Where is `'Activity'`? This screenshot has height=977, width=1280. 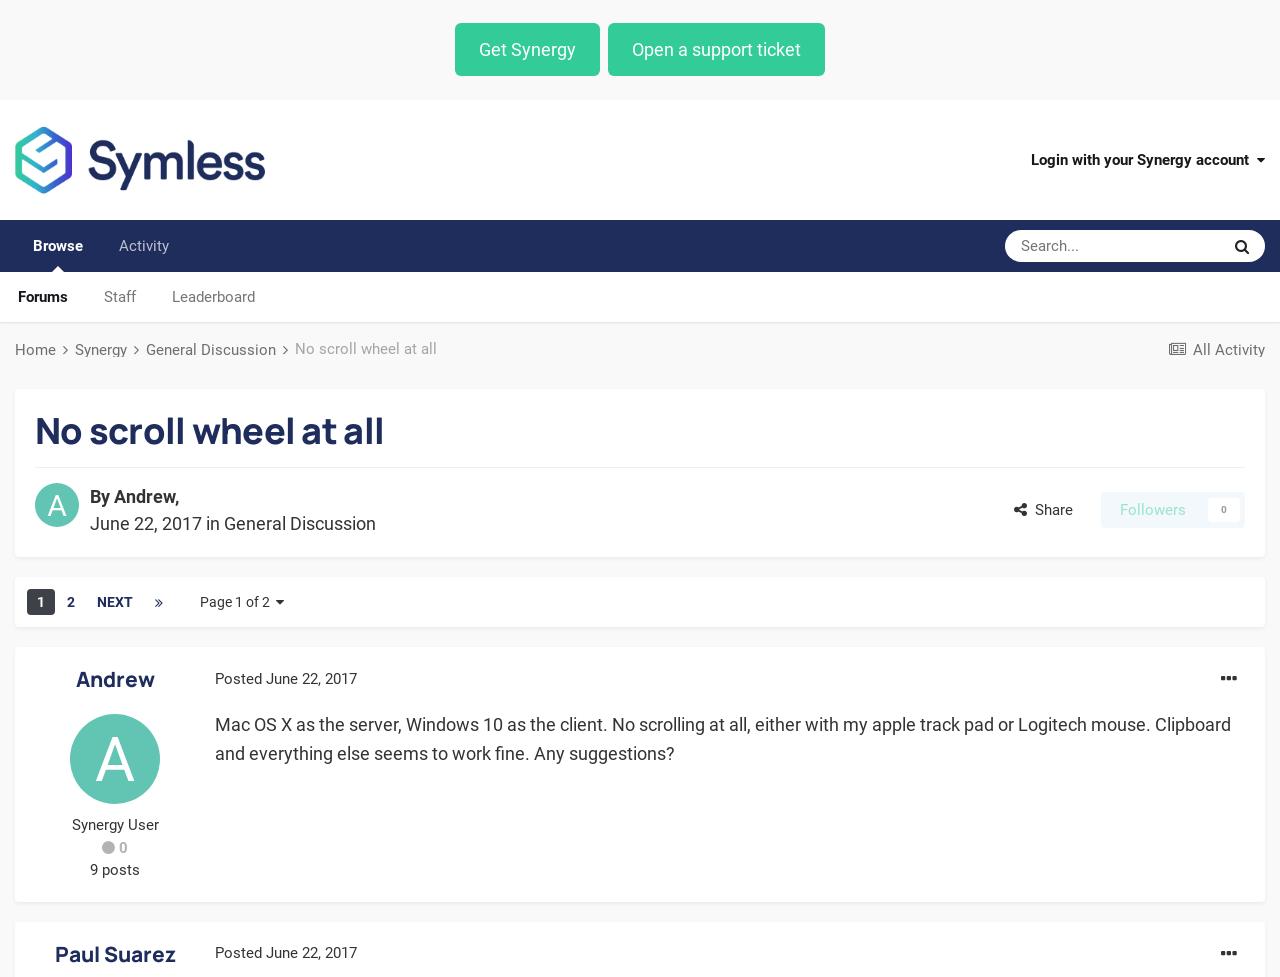 'Activity' is located at coordinates (143, 245).